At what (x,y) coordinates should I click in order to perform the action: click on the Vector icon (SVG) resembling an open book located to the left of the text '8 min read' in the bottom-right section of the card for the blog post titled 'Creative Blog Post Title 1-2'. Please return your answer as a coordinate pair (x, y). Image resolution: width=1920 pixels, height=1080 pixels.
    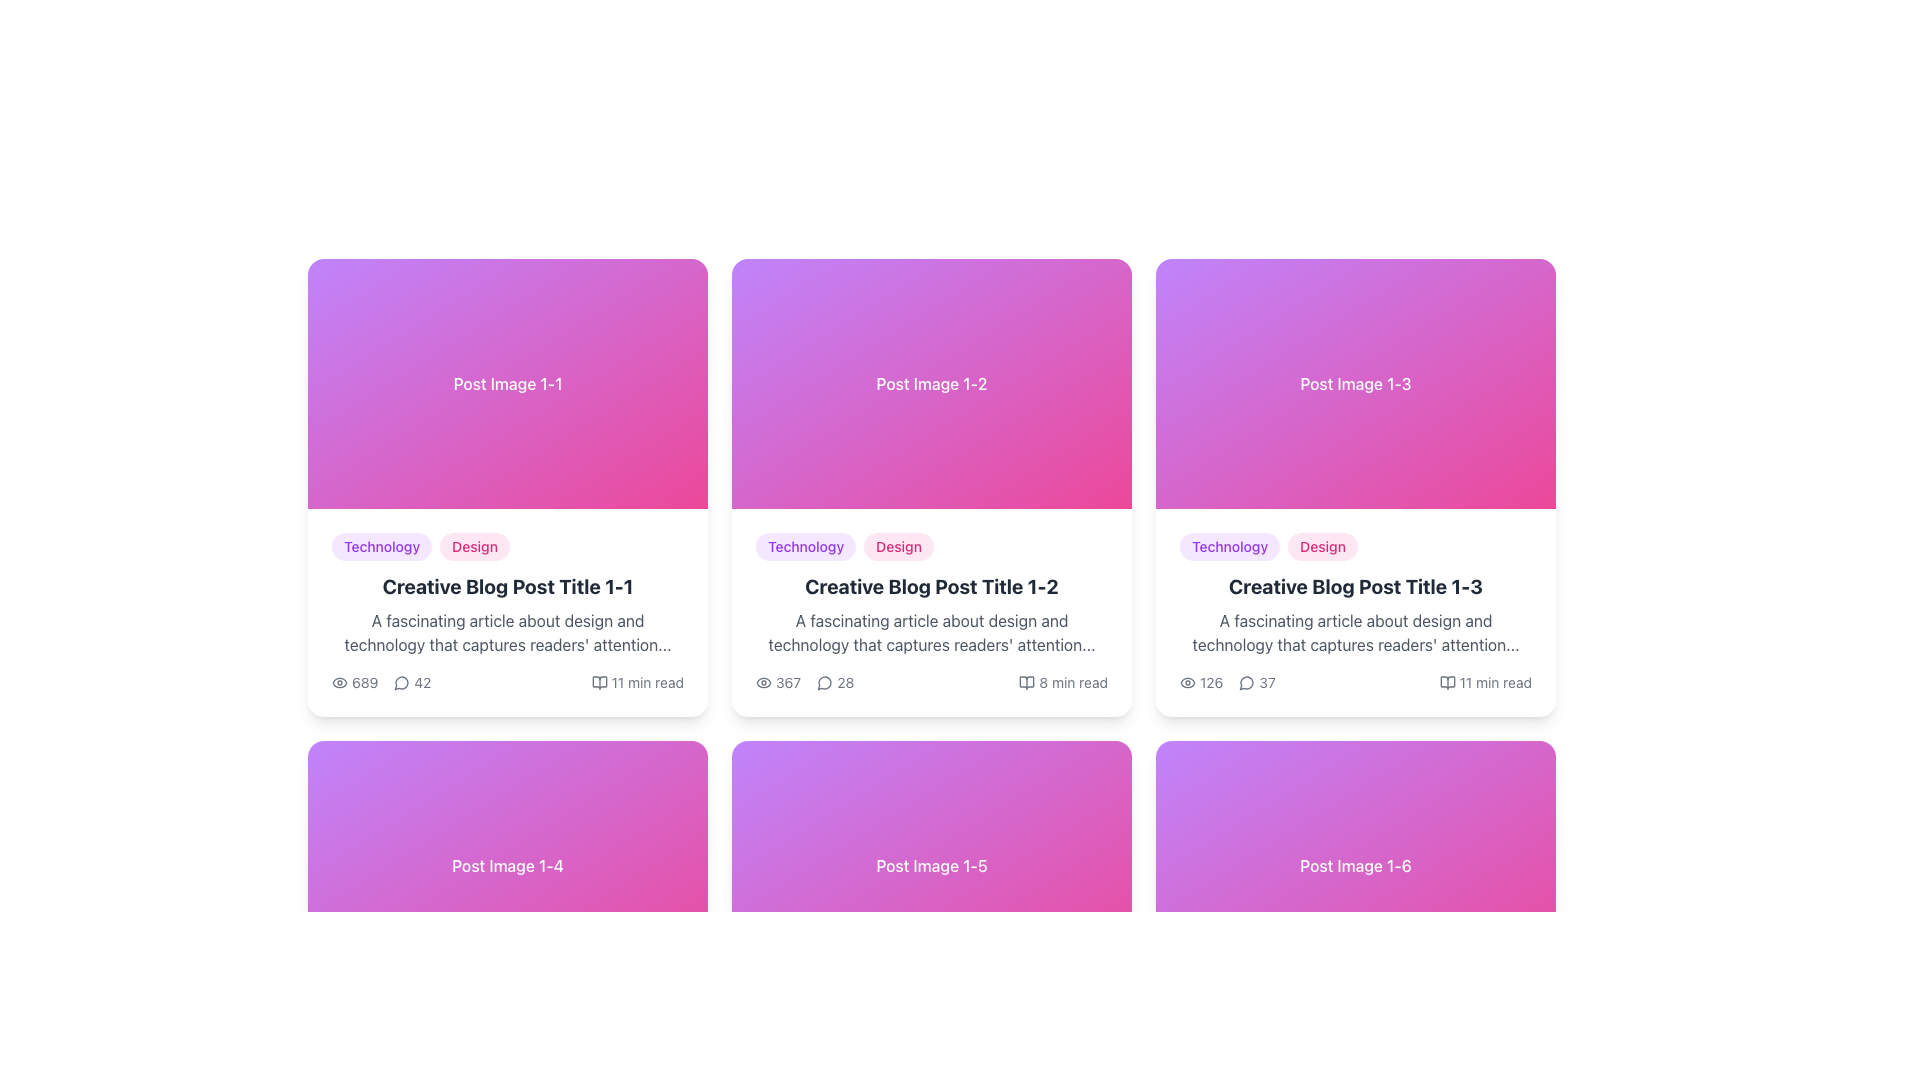
    Looking at the image, I should click on (1027, 681).